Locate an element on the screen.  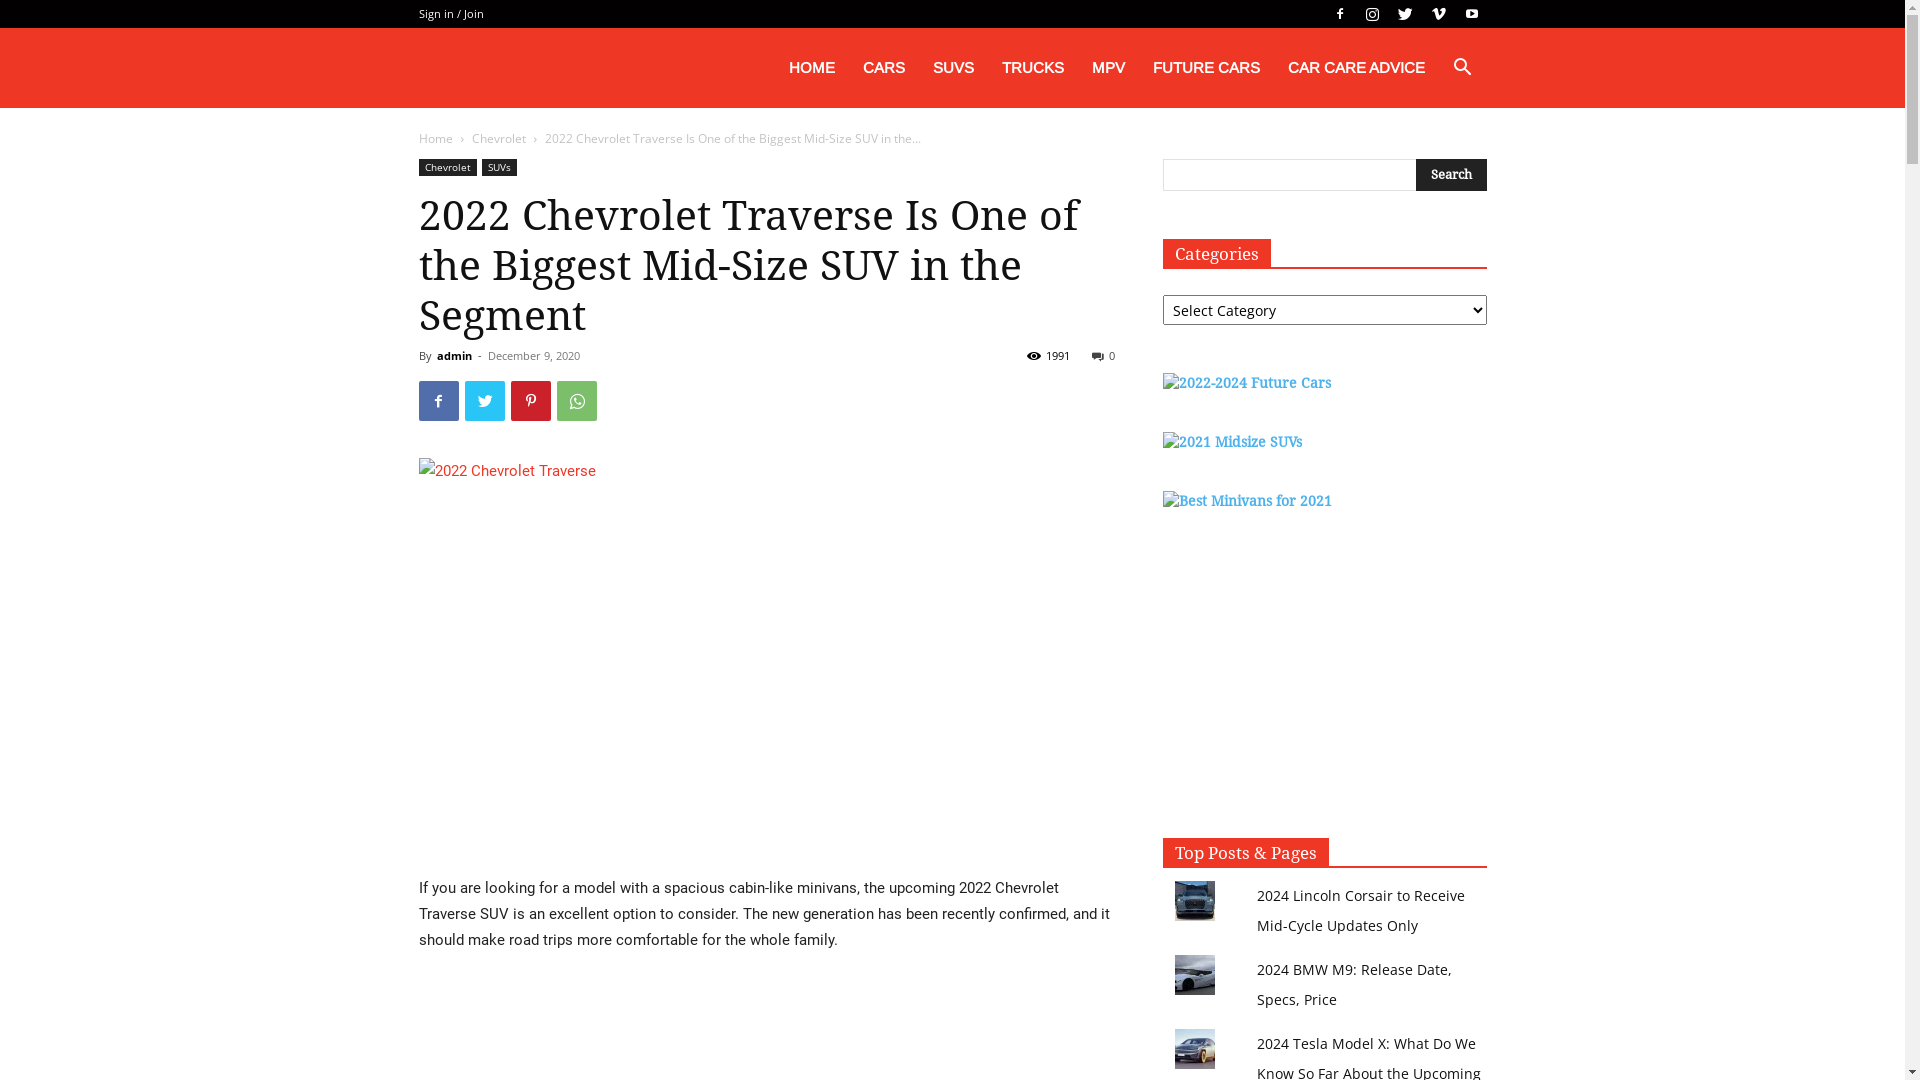
'Facebook' is located at coordinates (436, 401).